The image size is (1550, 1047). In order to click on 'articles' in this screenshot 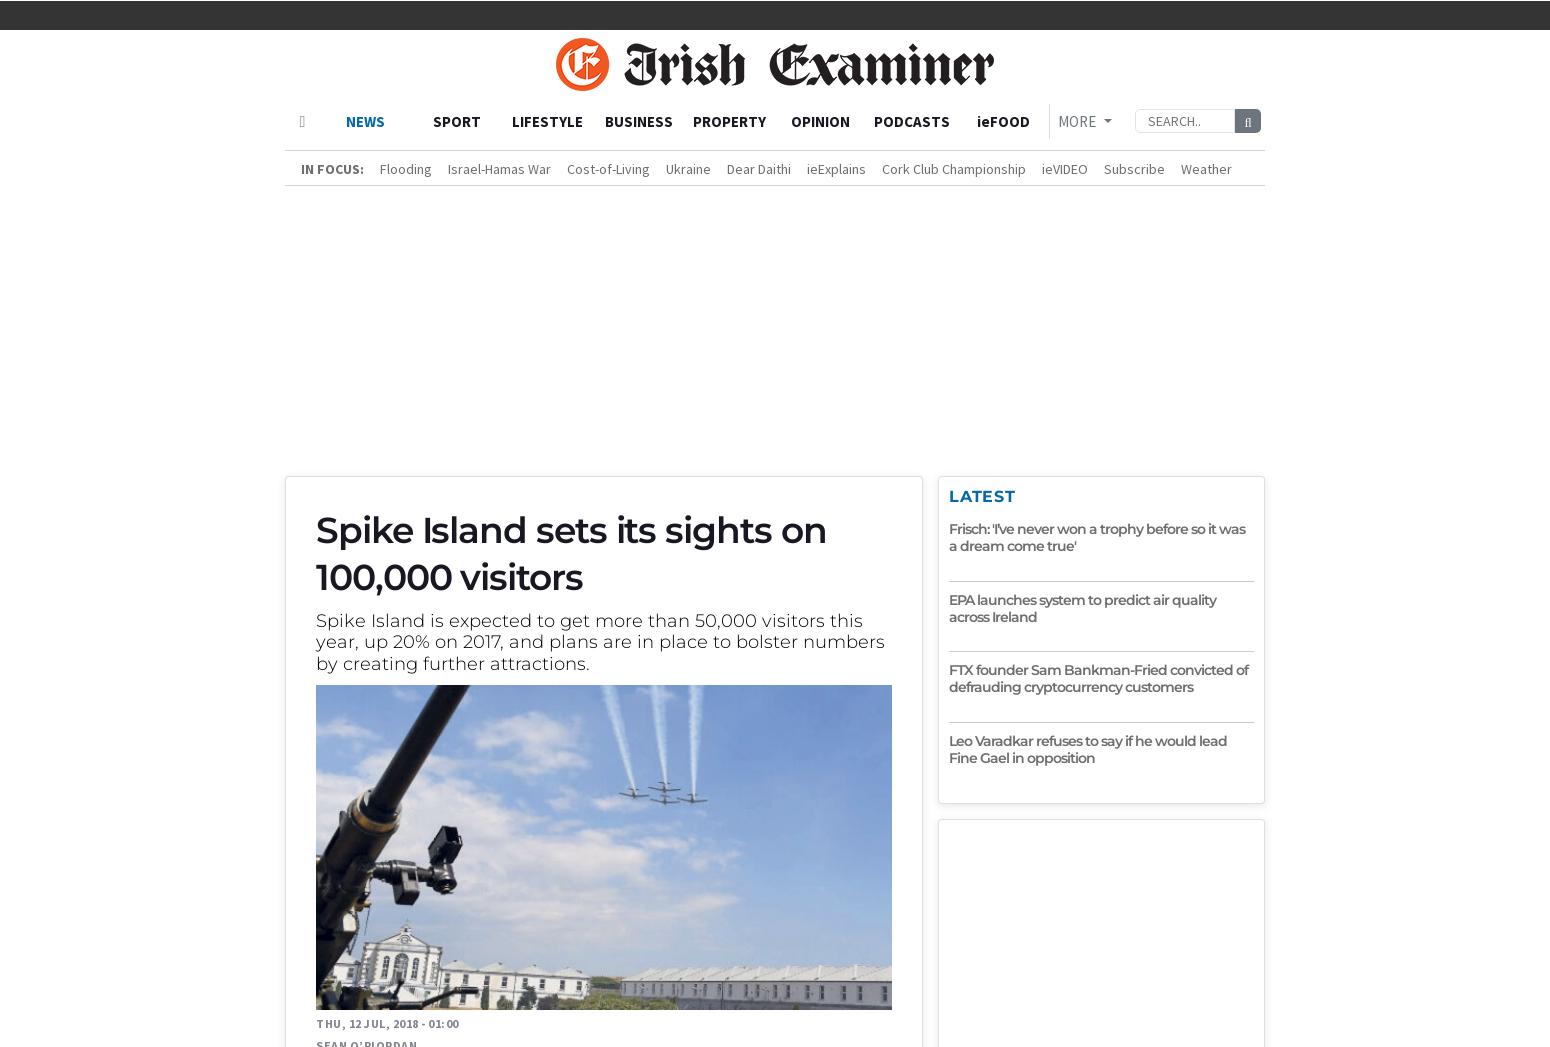, I will do `click(548, 655)`.